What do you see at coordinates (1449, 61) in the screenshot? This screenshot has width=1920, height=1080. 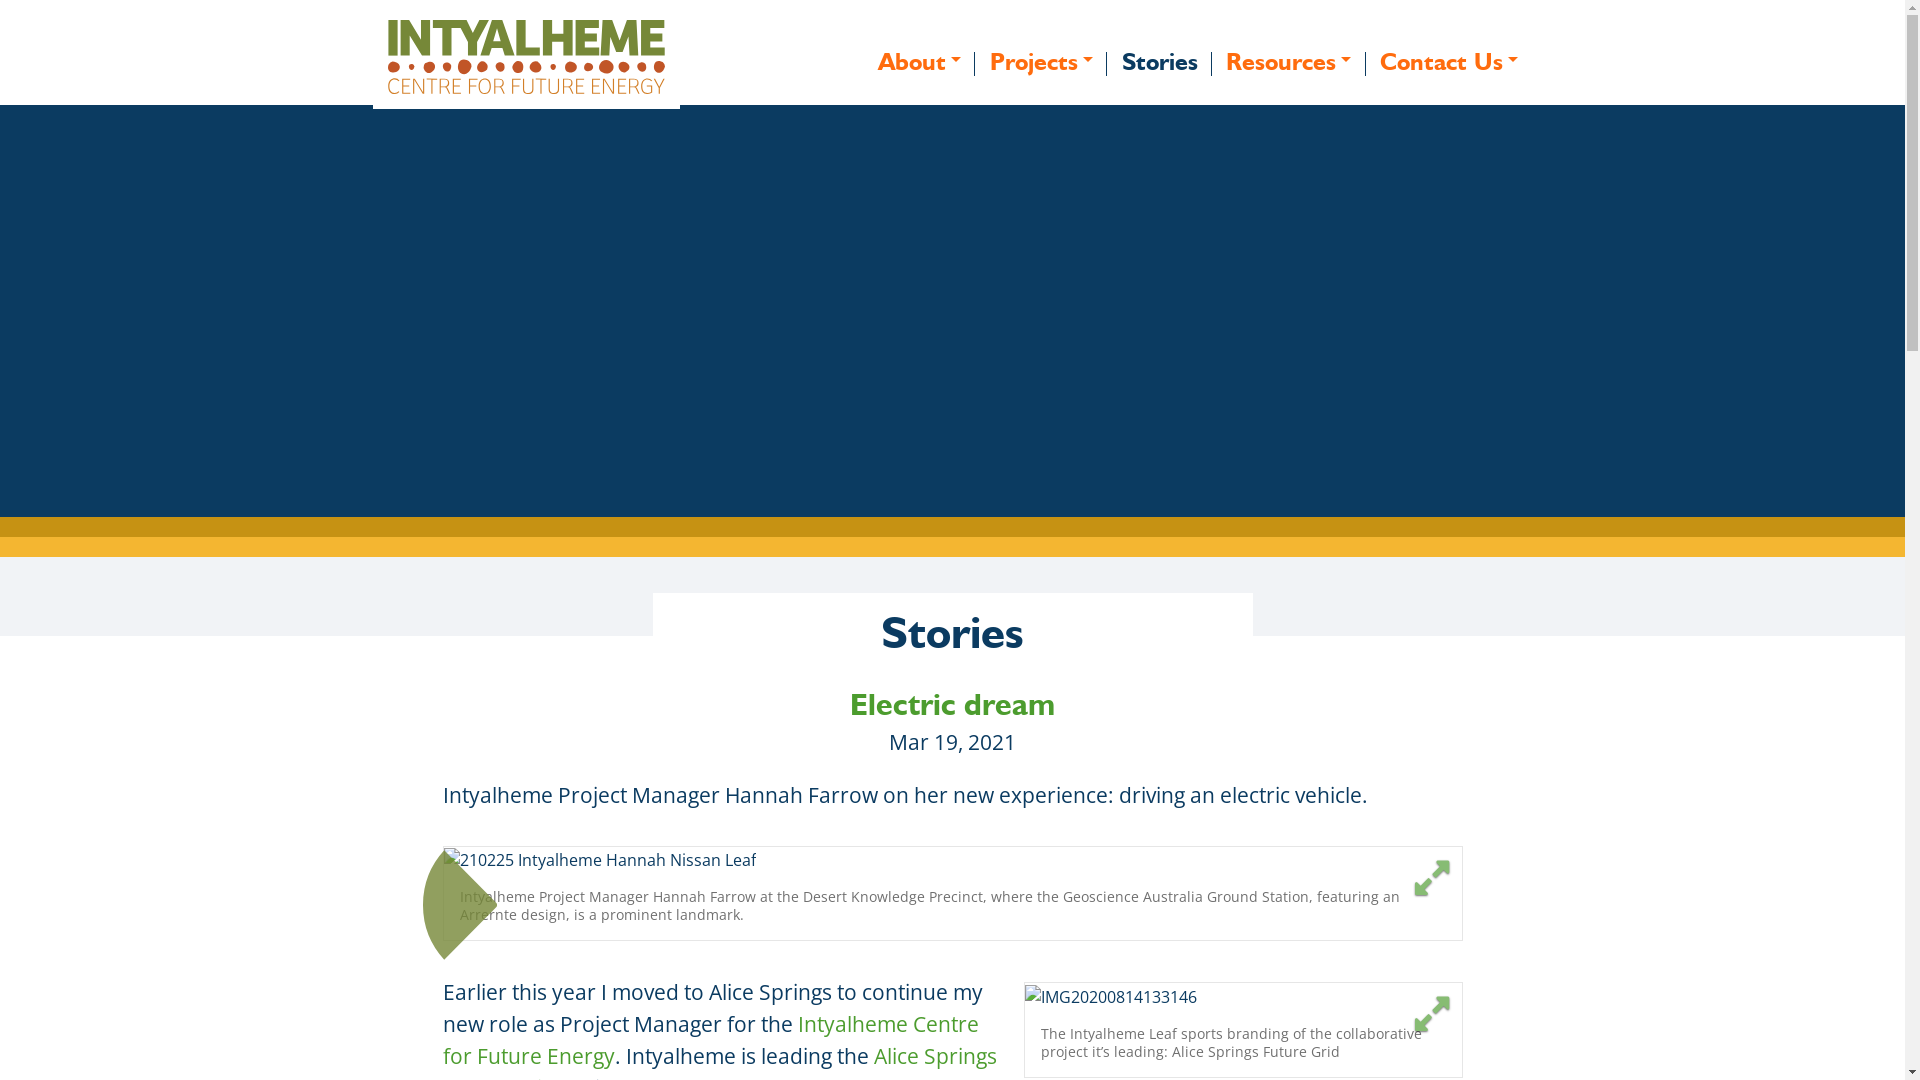 I see `'Contact Us'` at bounding box center [1449, 61].